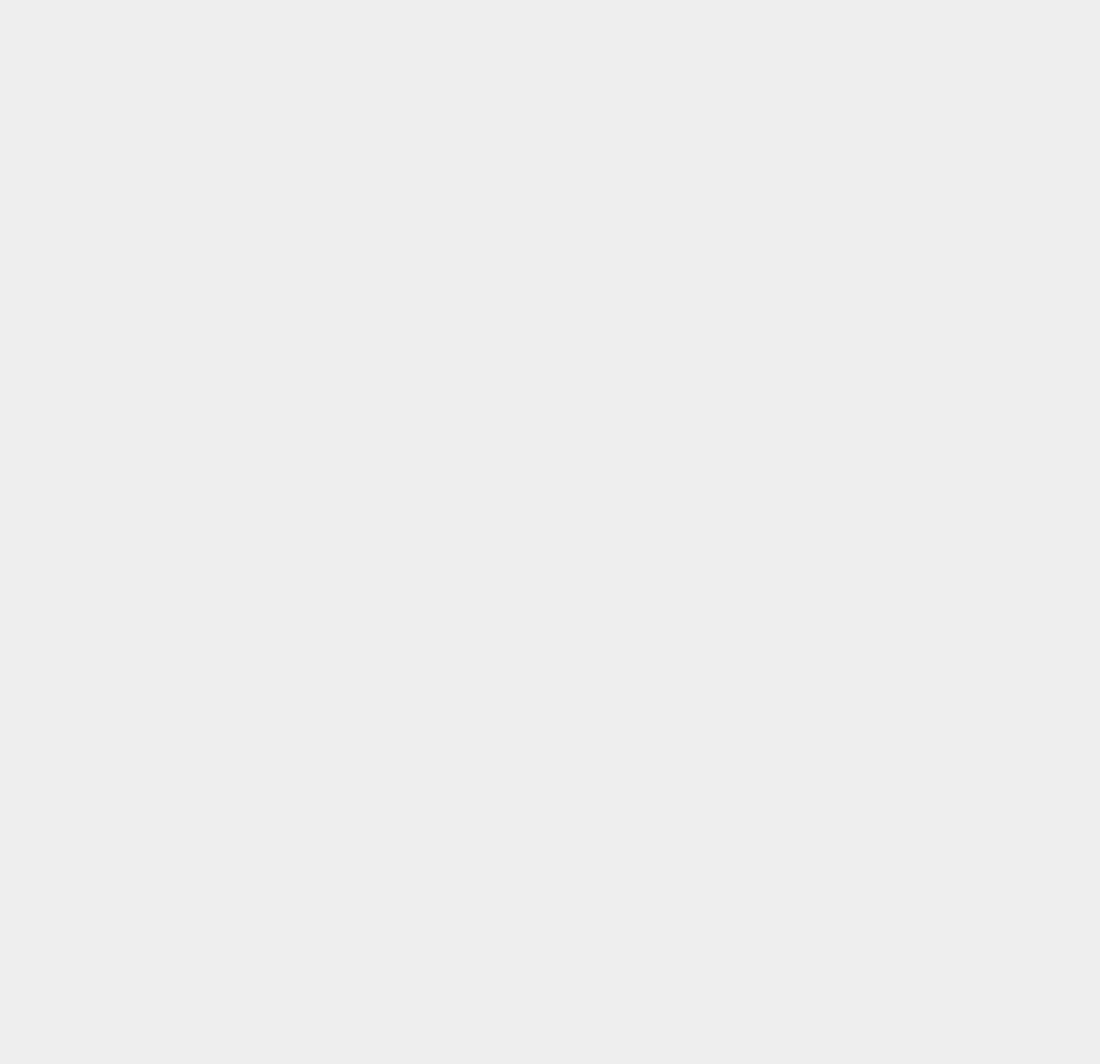  Describe the element at coordinates (818, 218) in the screenshot. I see `'OS X 10.11.1'` at that location.